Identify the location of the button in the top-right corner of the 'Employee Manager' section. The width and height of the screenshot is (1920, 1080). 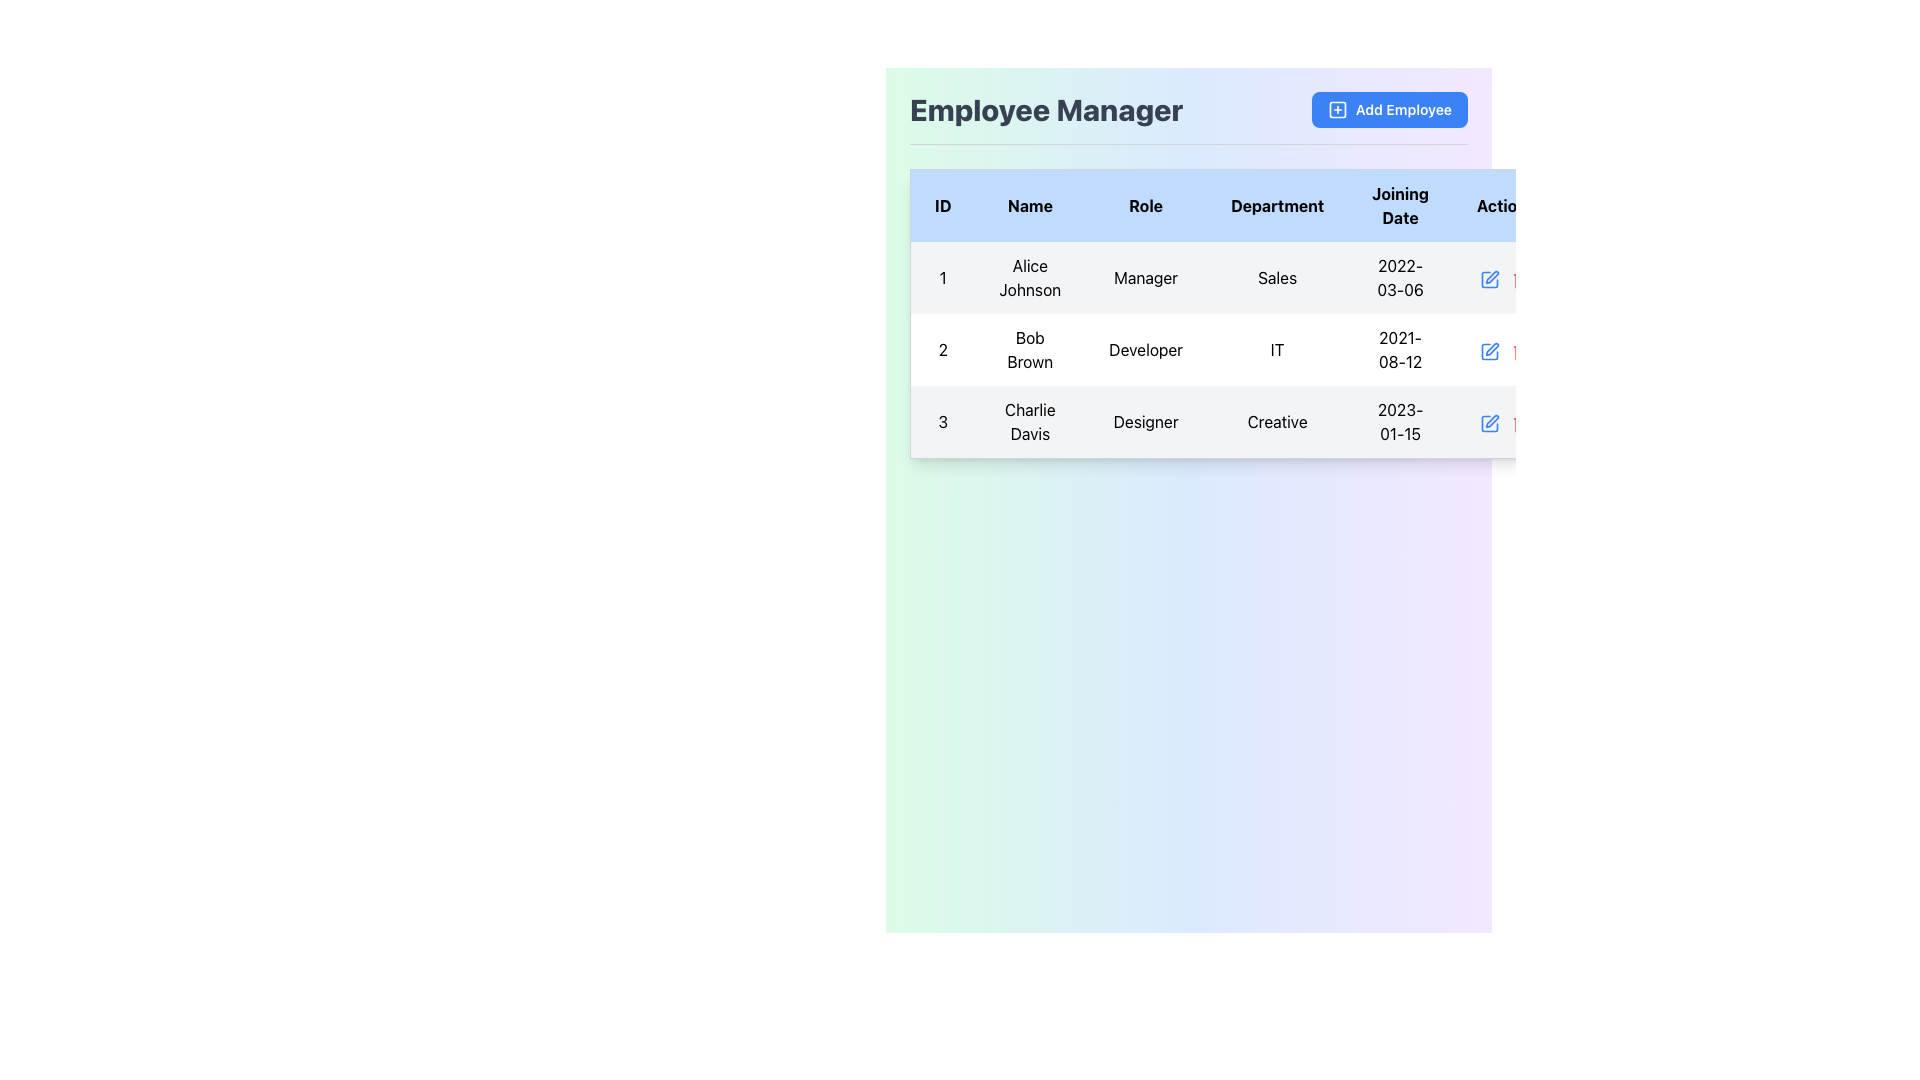
(1388, 110).